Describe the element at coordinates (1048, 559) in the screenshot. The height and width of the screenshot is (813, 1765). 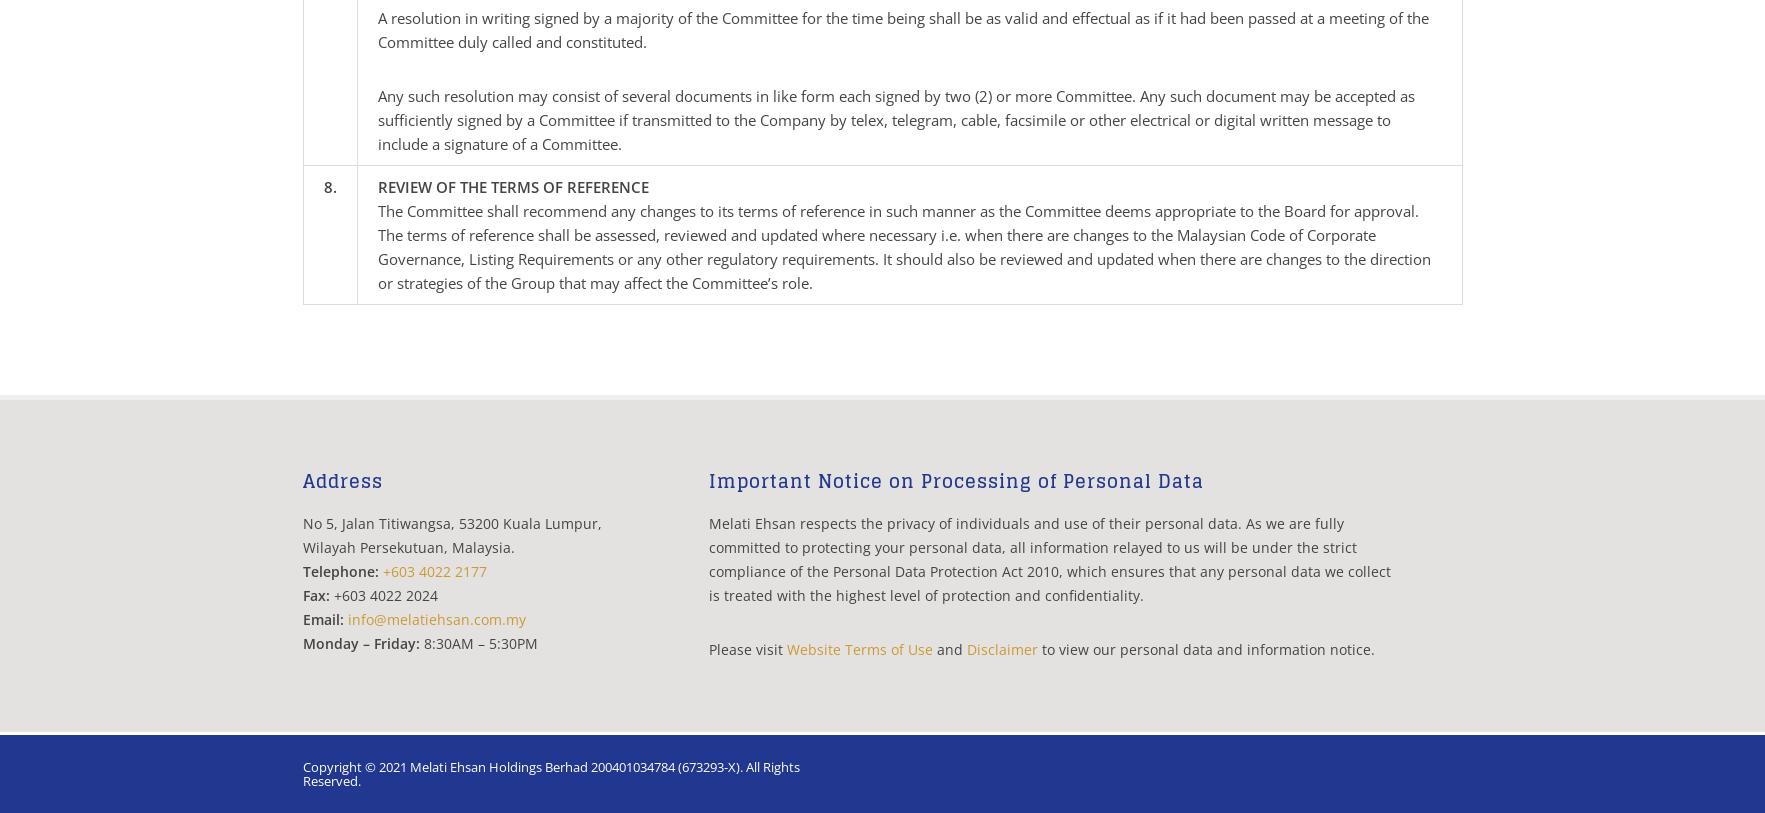
I see `'Melati Ehsan respects the privacy of individuals and use of their personal data. As we are fully committed to protecting your personal data, all information relayed to us will be under the strict compliance of the Personal Data Protection Act 2010, which ensures that any personal data we collect is treated with the highest level of protection and confidentiality.'` at that location.